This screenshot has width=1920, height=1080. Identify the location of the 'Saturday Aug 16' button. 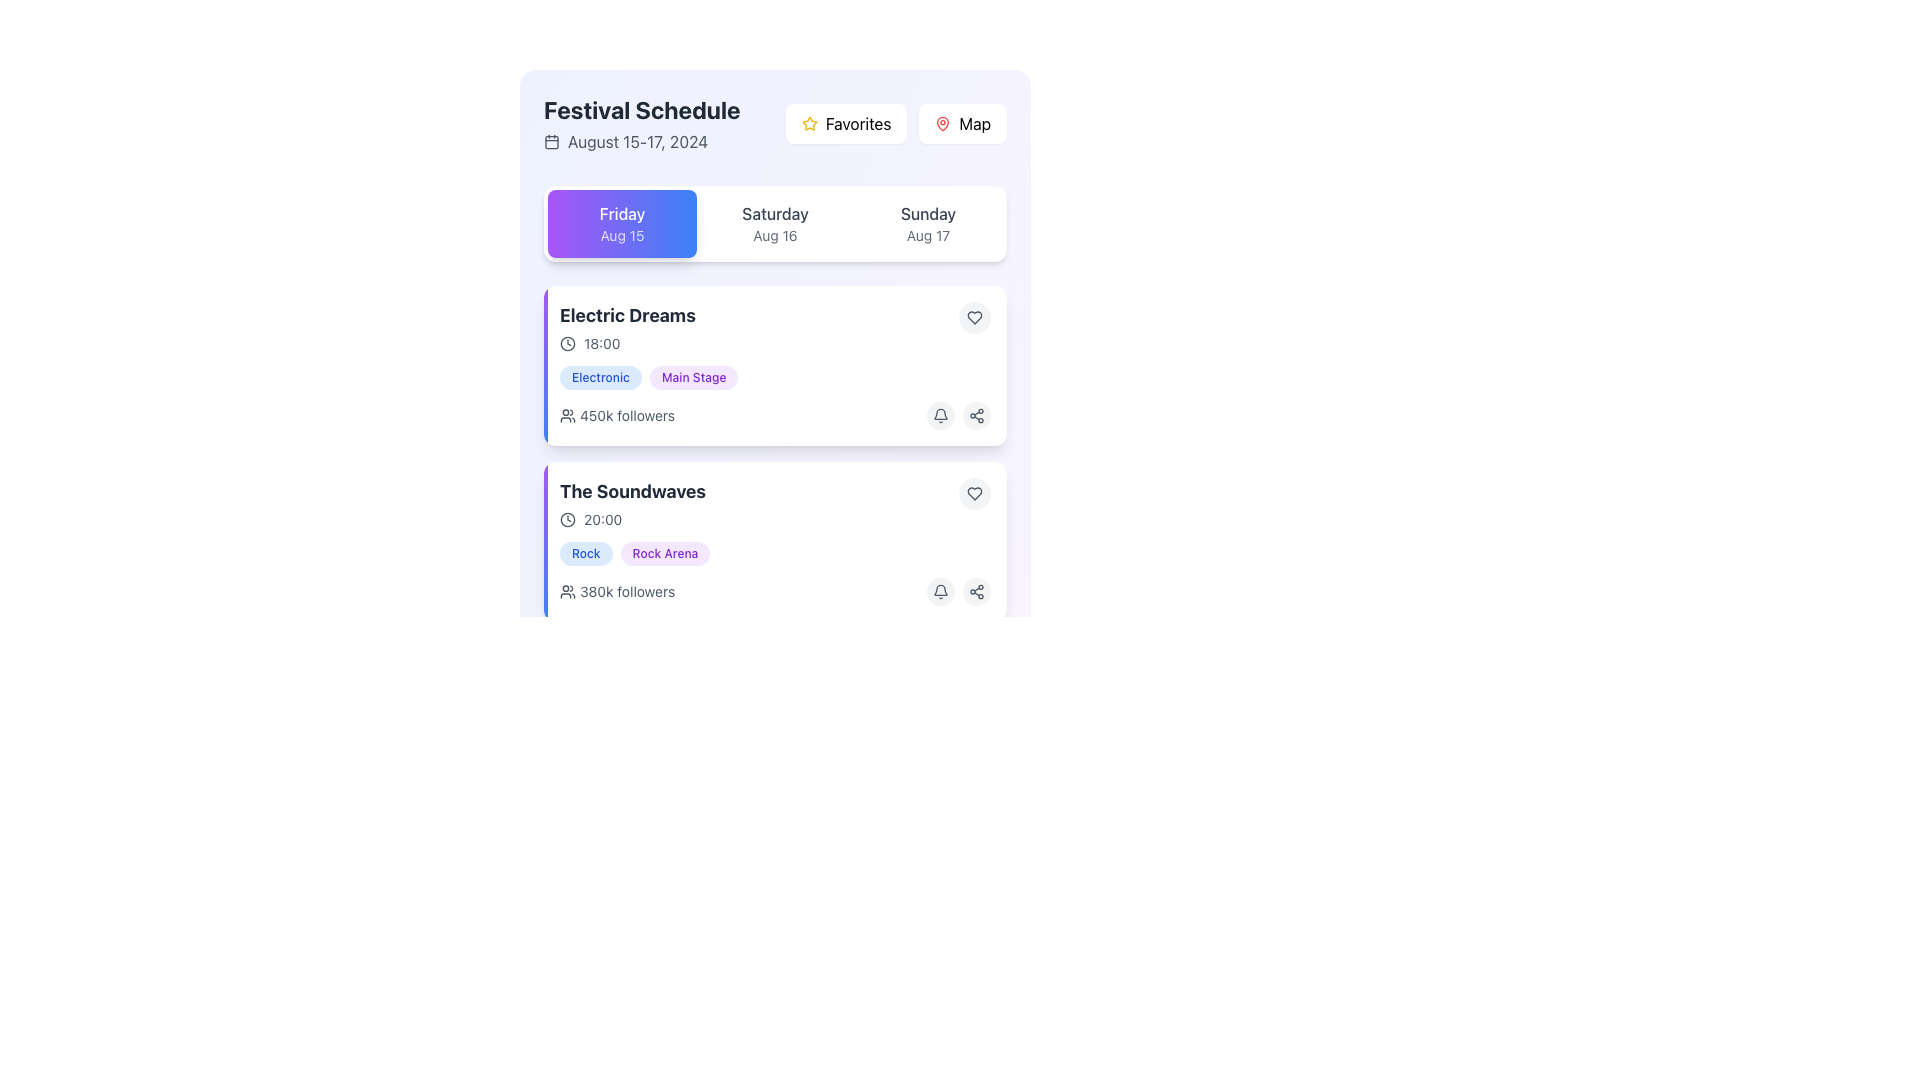
(774, 223).